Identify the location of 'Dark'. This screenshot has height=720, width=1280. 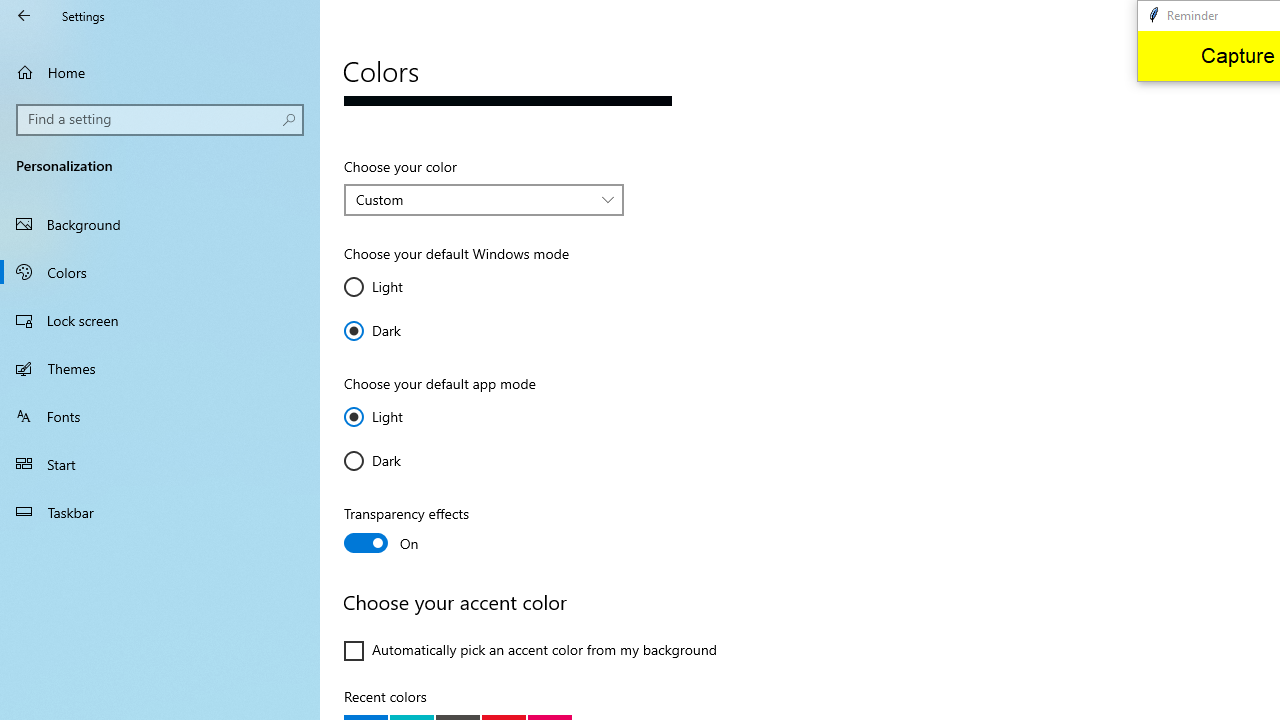
(402, 460).